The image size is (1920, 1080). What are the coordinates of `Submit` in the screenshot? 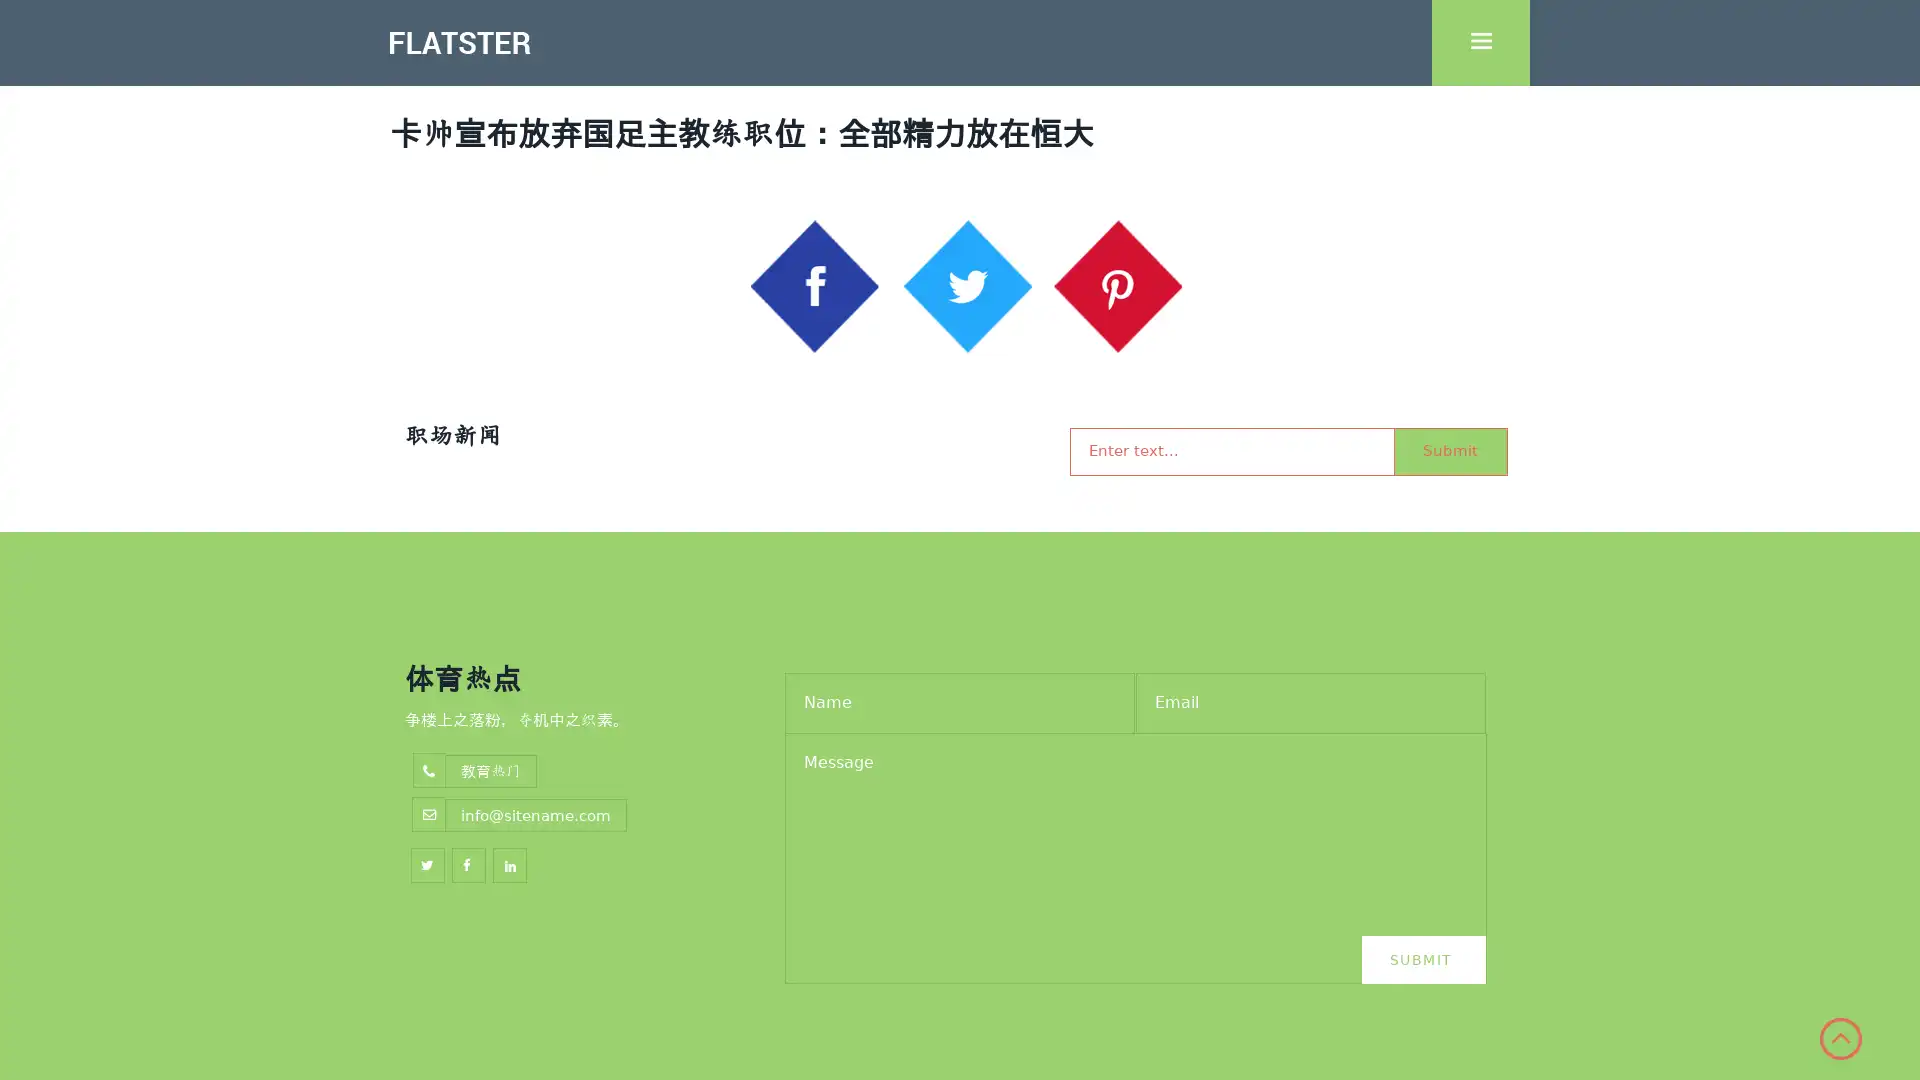 It's located at (1441, 451).